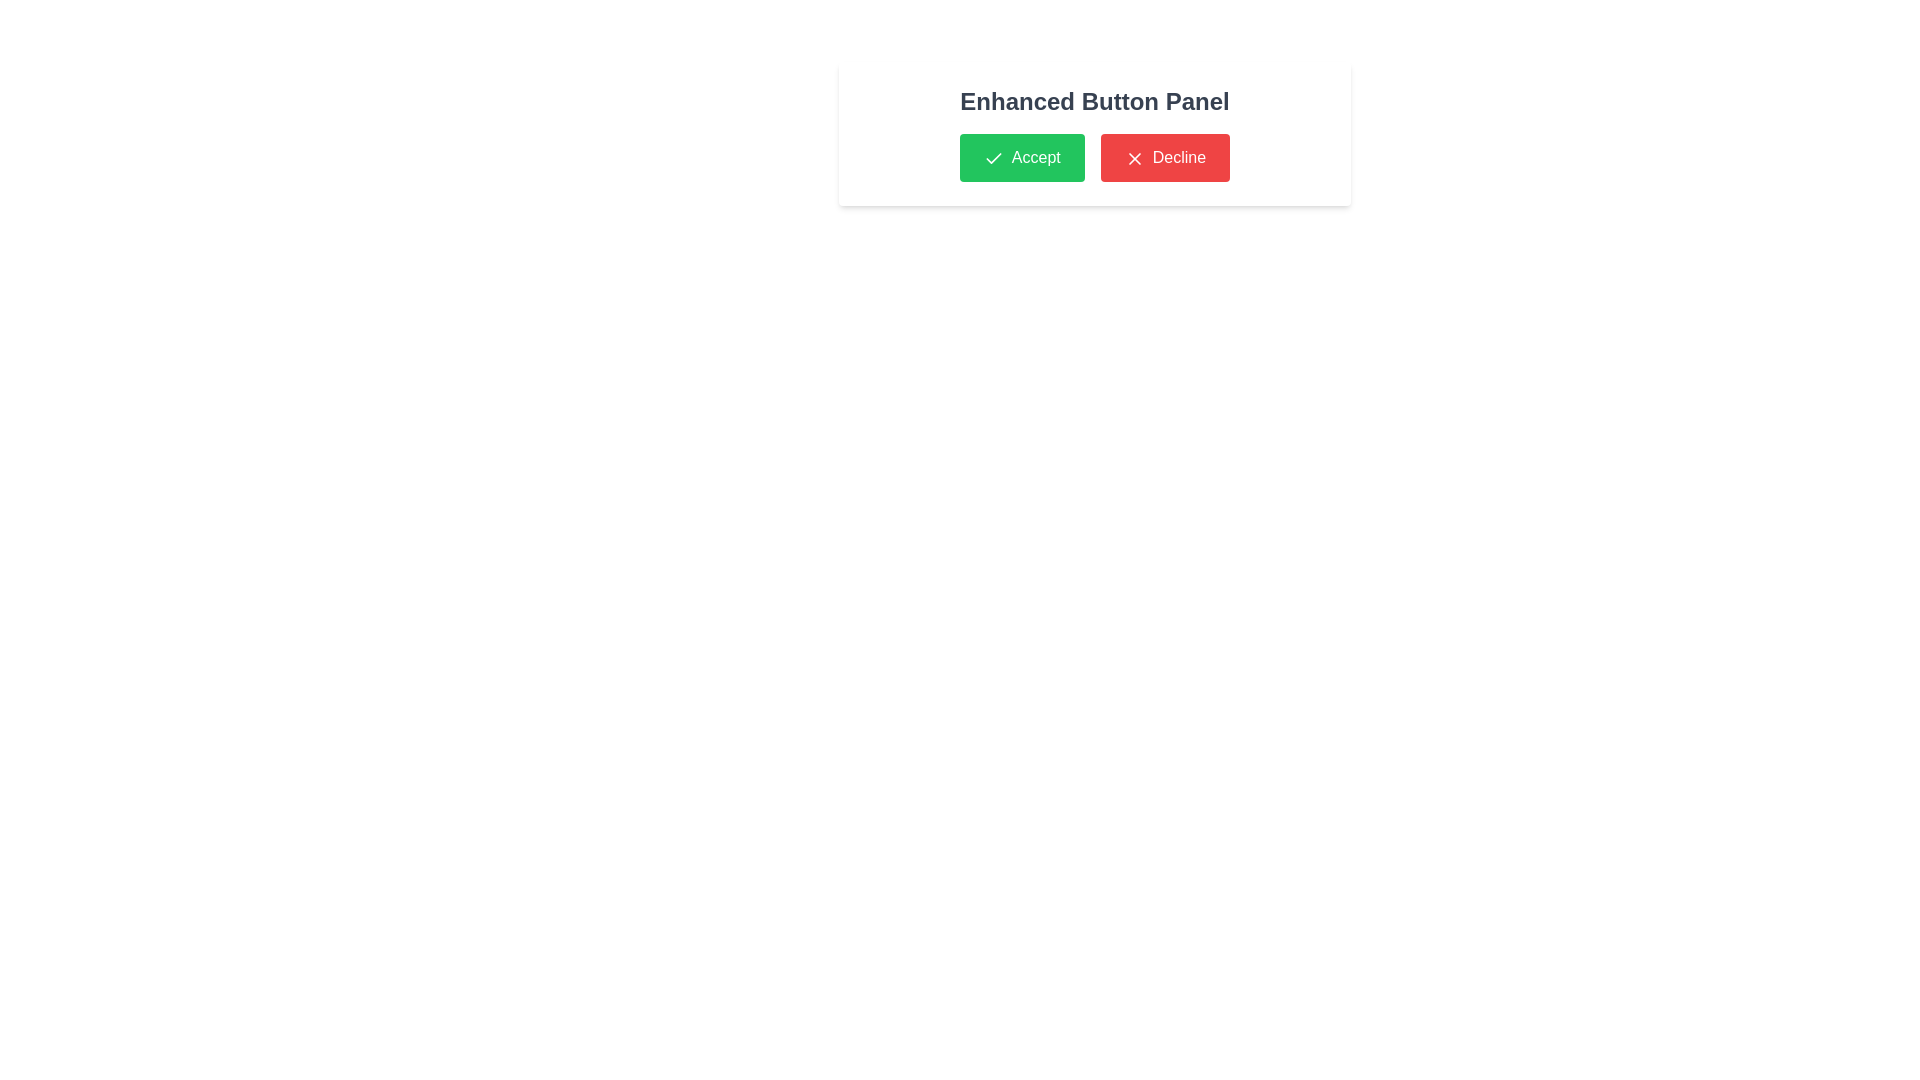 The height and width of the screenshot is (1080, 1920). Describe the element at coordinates (993, 157) in the screenshot. I see `decorative icon located at the top-left corner of the green 'Accept' button, which reinforces the button's confirmation action meaning` at that location.